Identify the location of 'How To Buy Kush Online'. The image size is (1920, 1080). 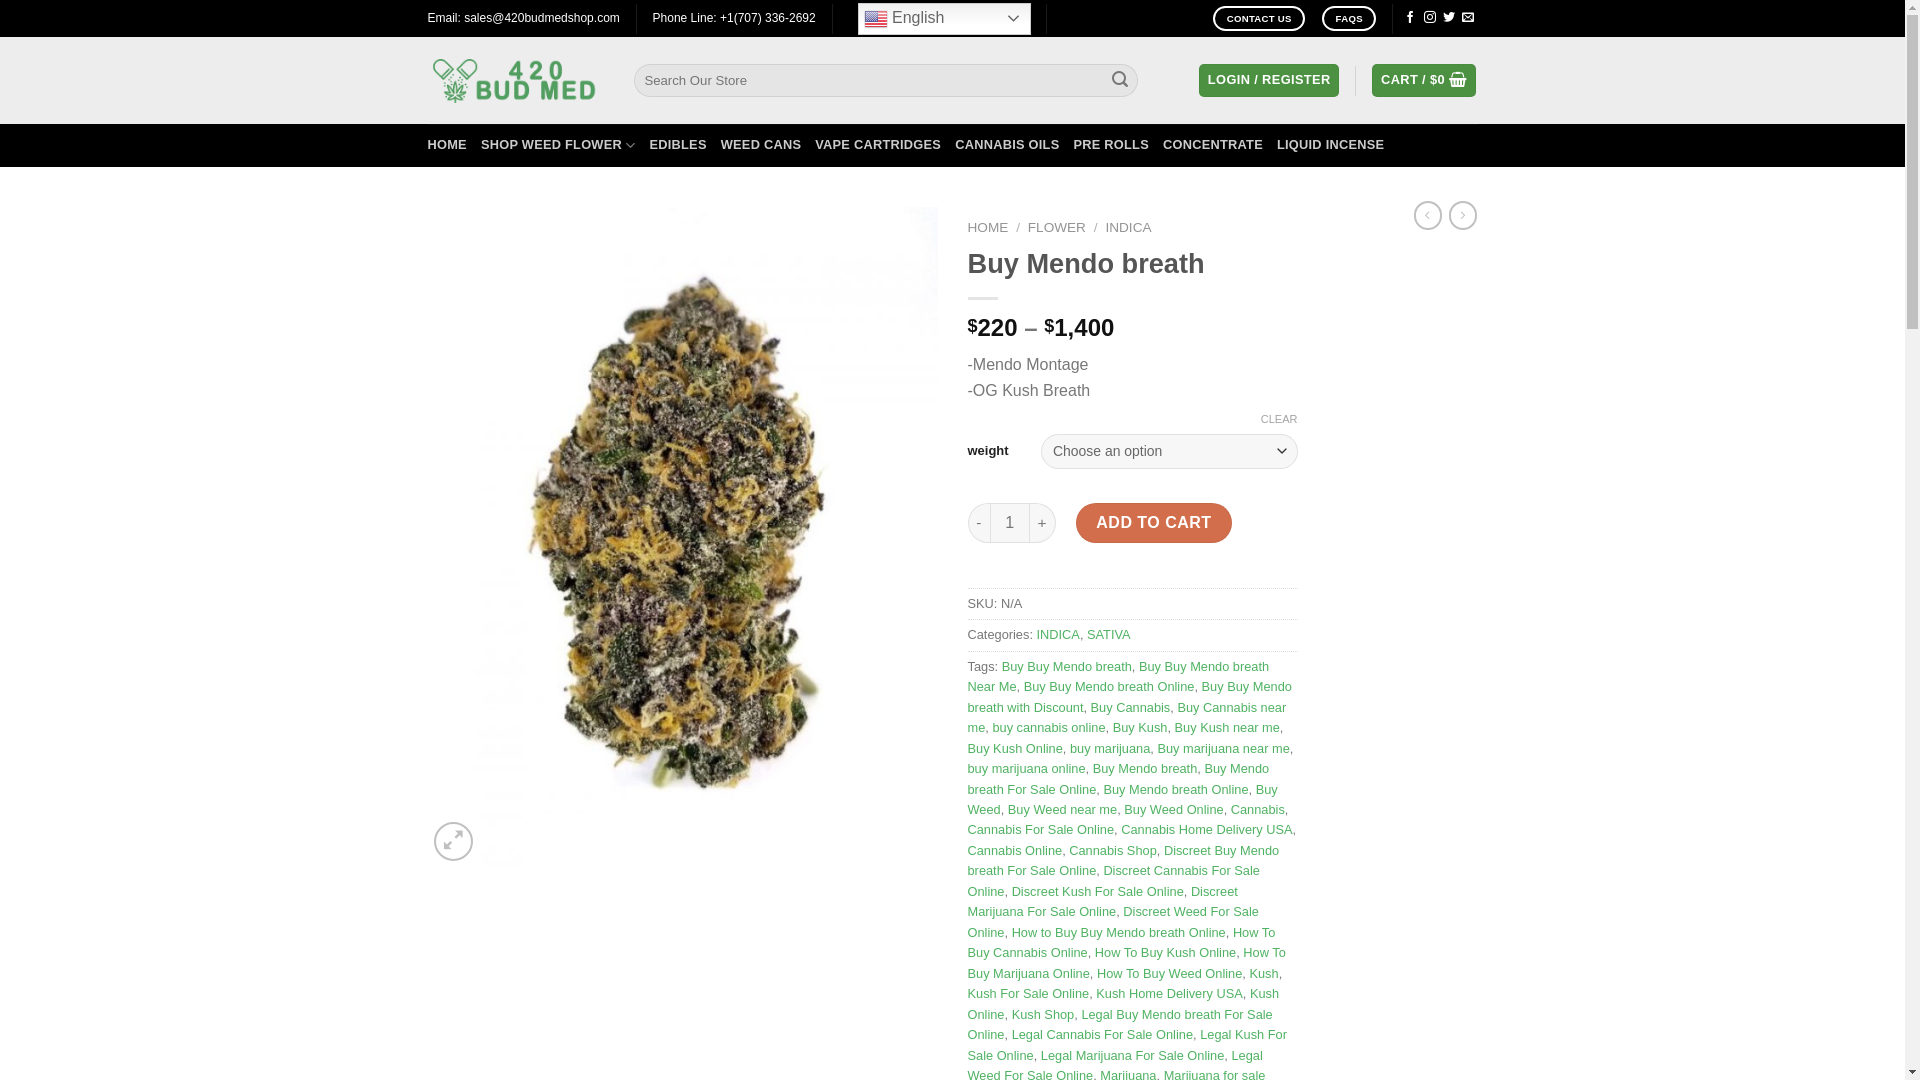
(1165, 951).